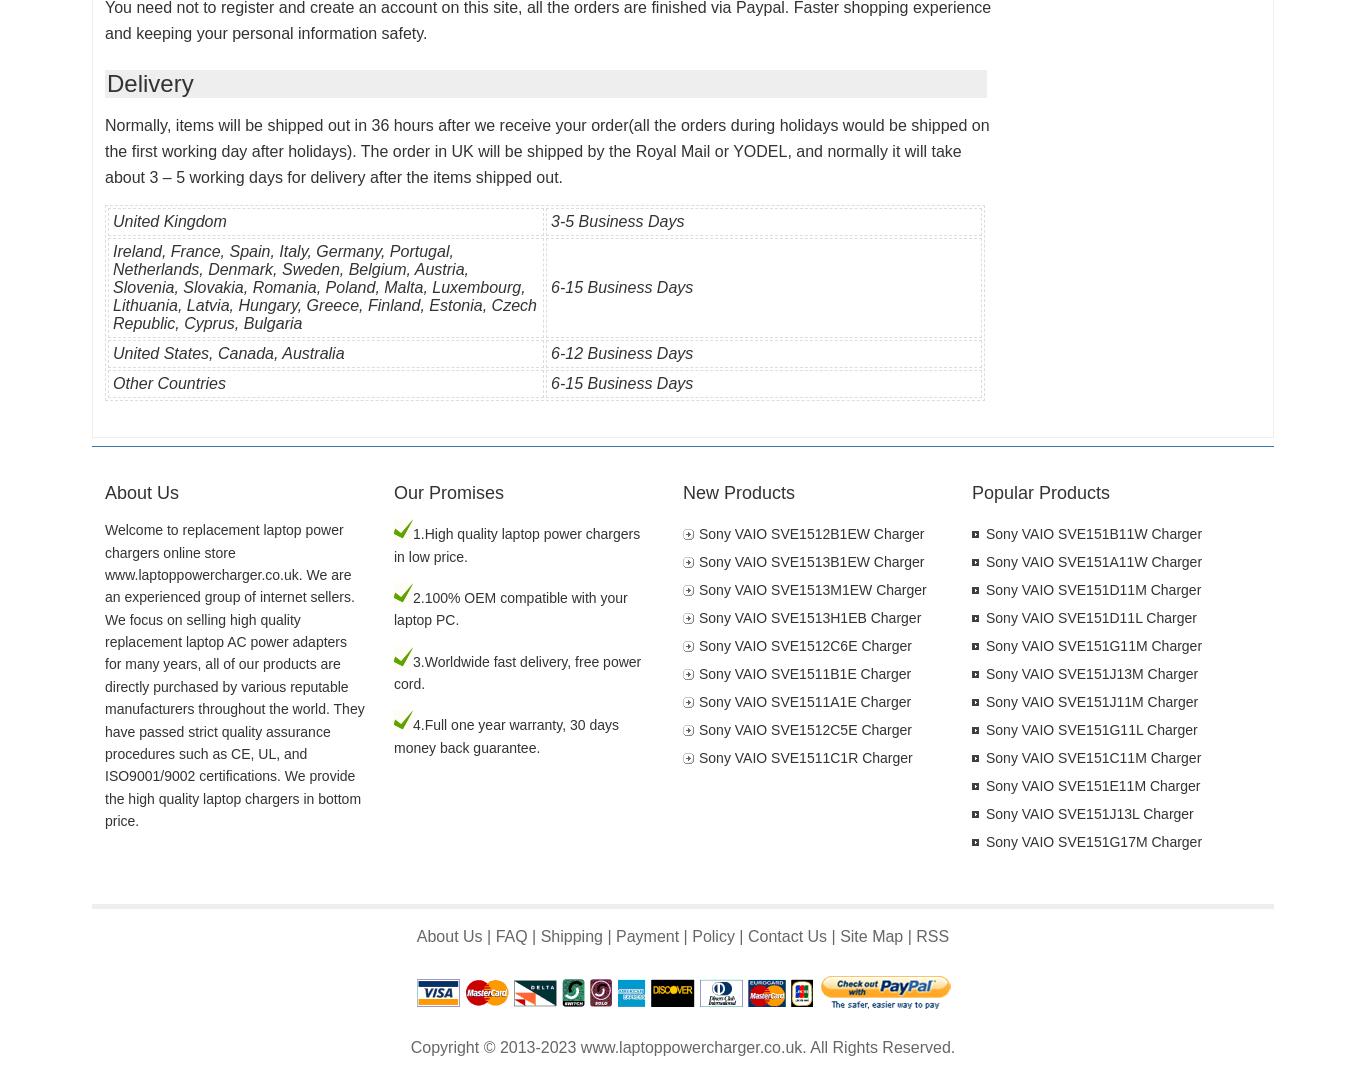 This screenshot has width=1366, height=1074. I want to click on 'Sony VAIO SVE151E11M Charger', so click(1091, 784).